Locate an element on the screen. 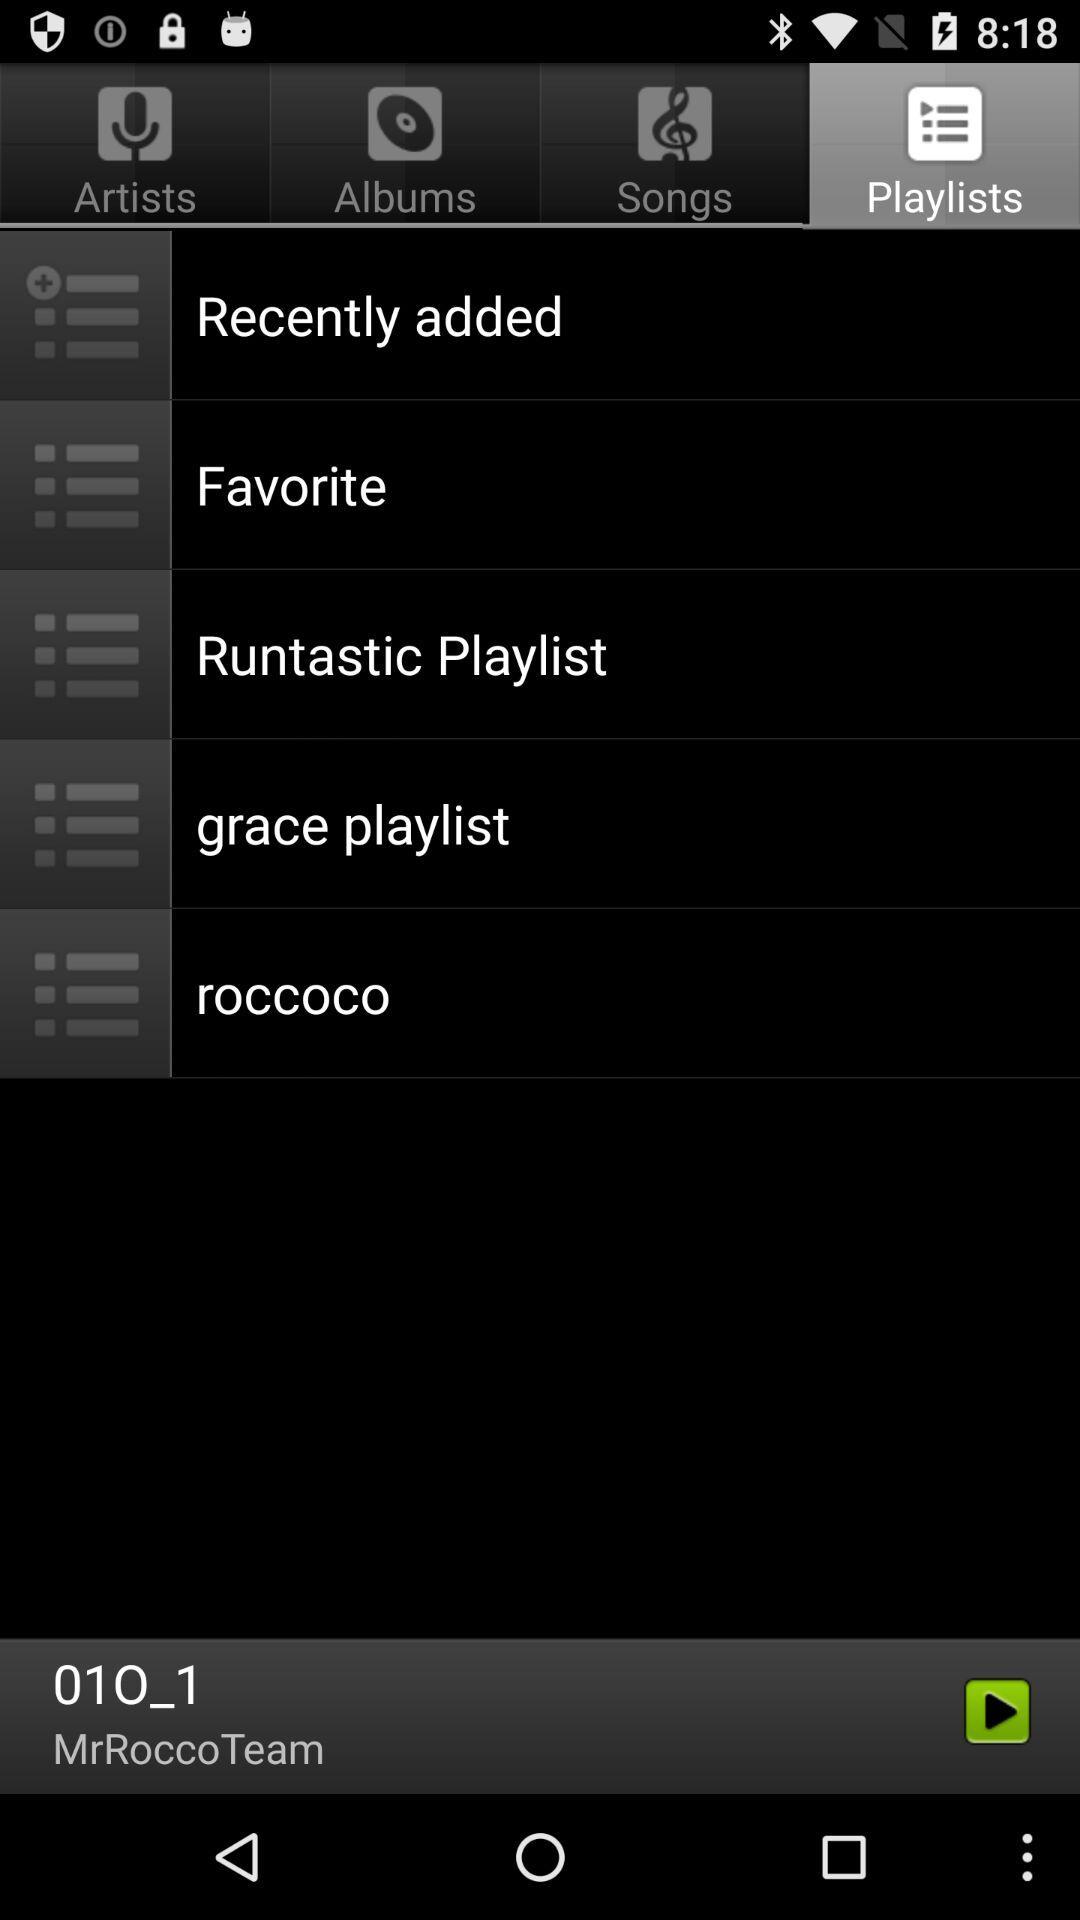  playlists item is located at coordinates (941, 146).